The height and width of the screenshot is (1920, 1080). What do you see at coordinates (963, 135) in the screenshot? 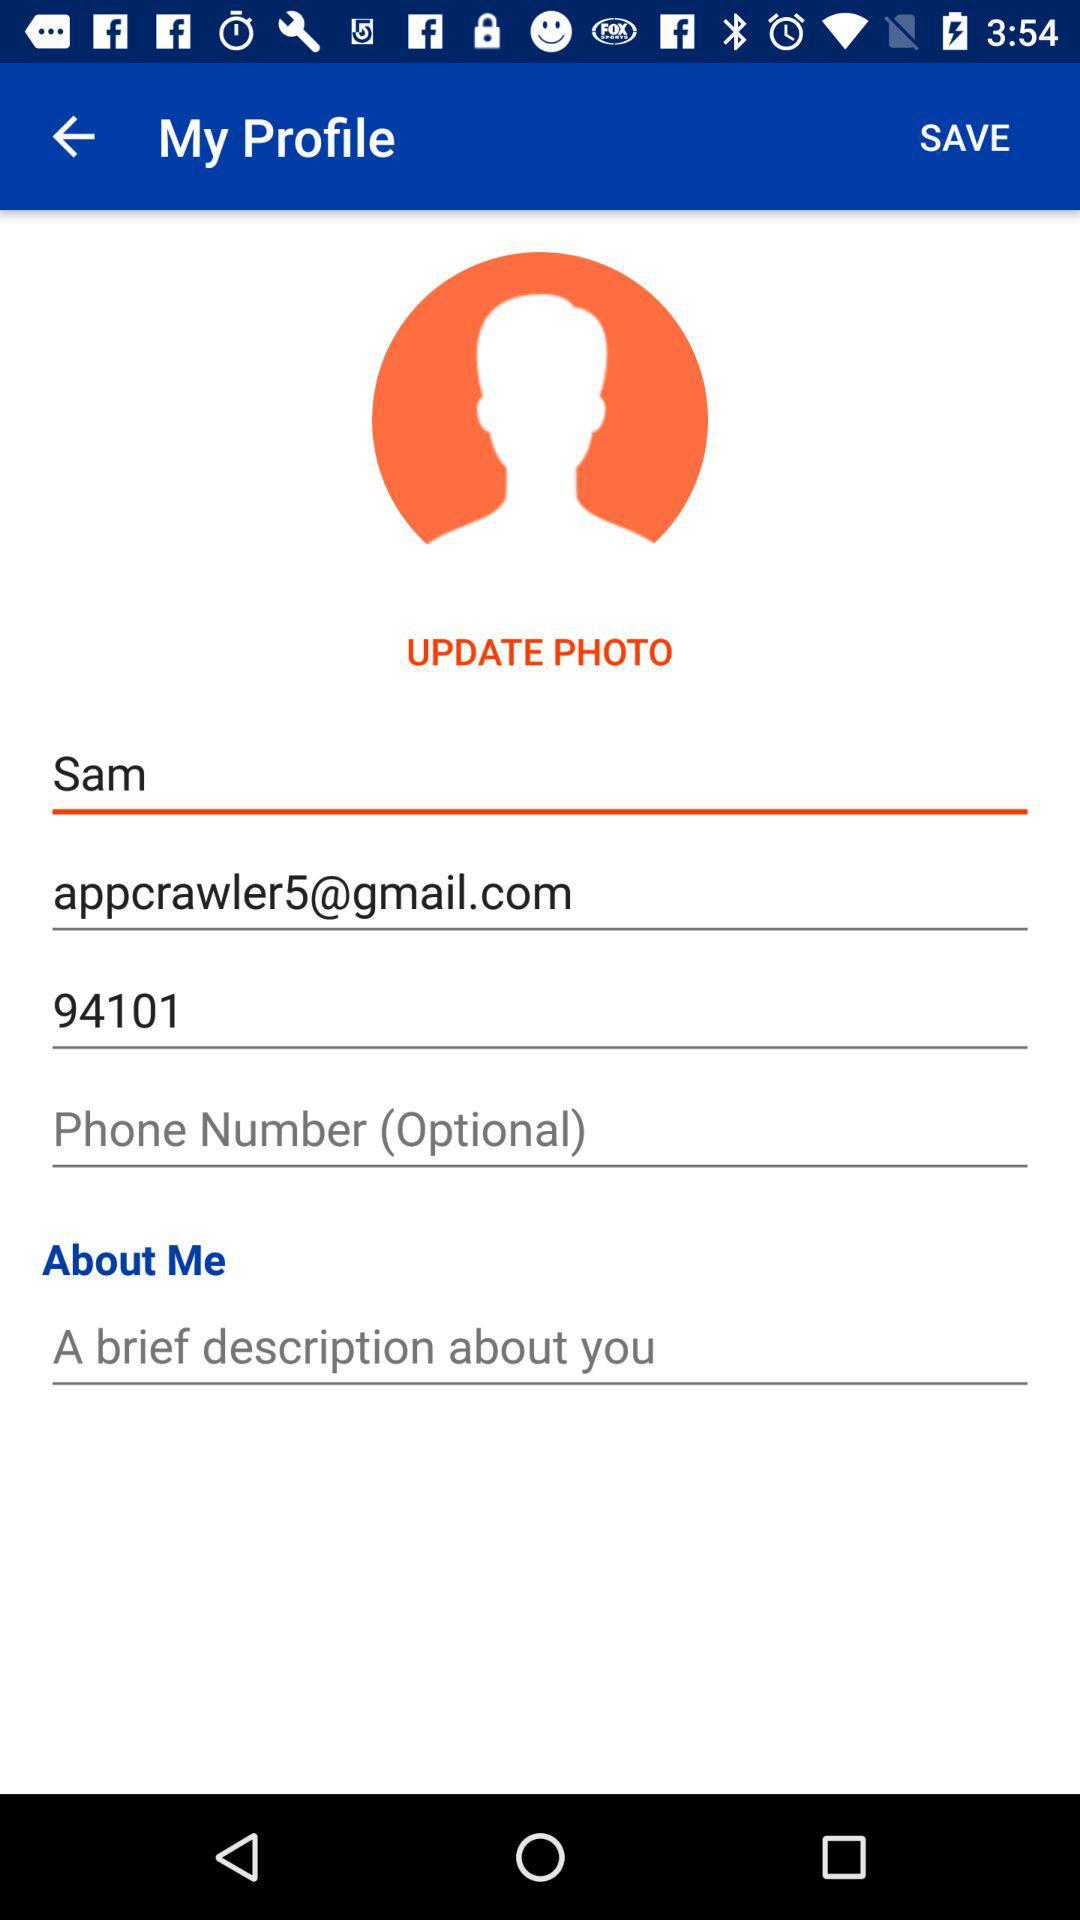
I see `the icon next to my profile item` at bounding box center [963, 135].